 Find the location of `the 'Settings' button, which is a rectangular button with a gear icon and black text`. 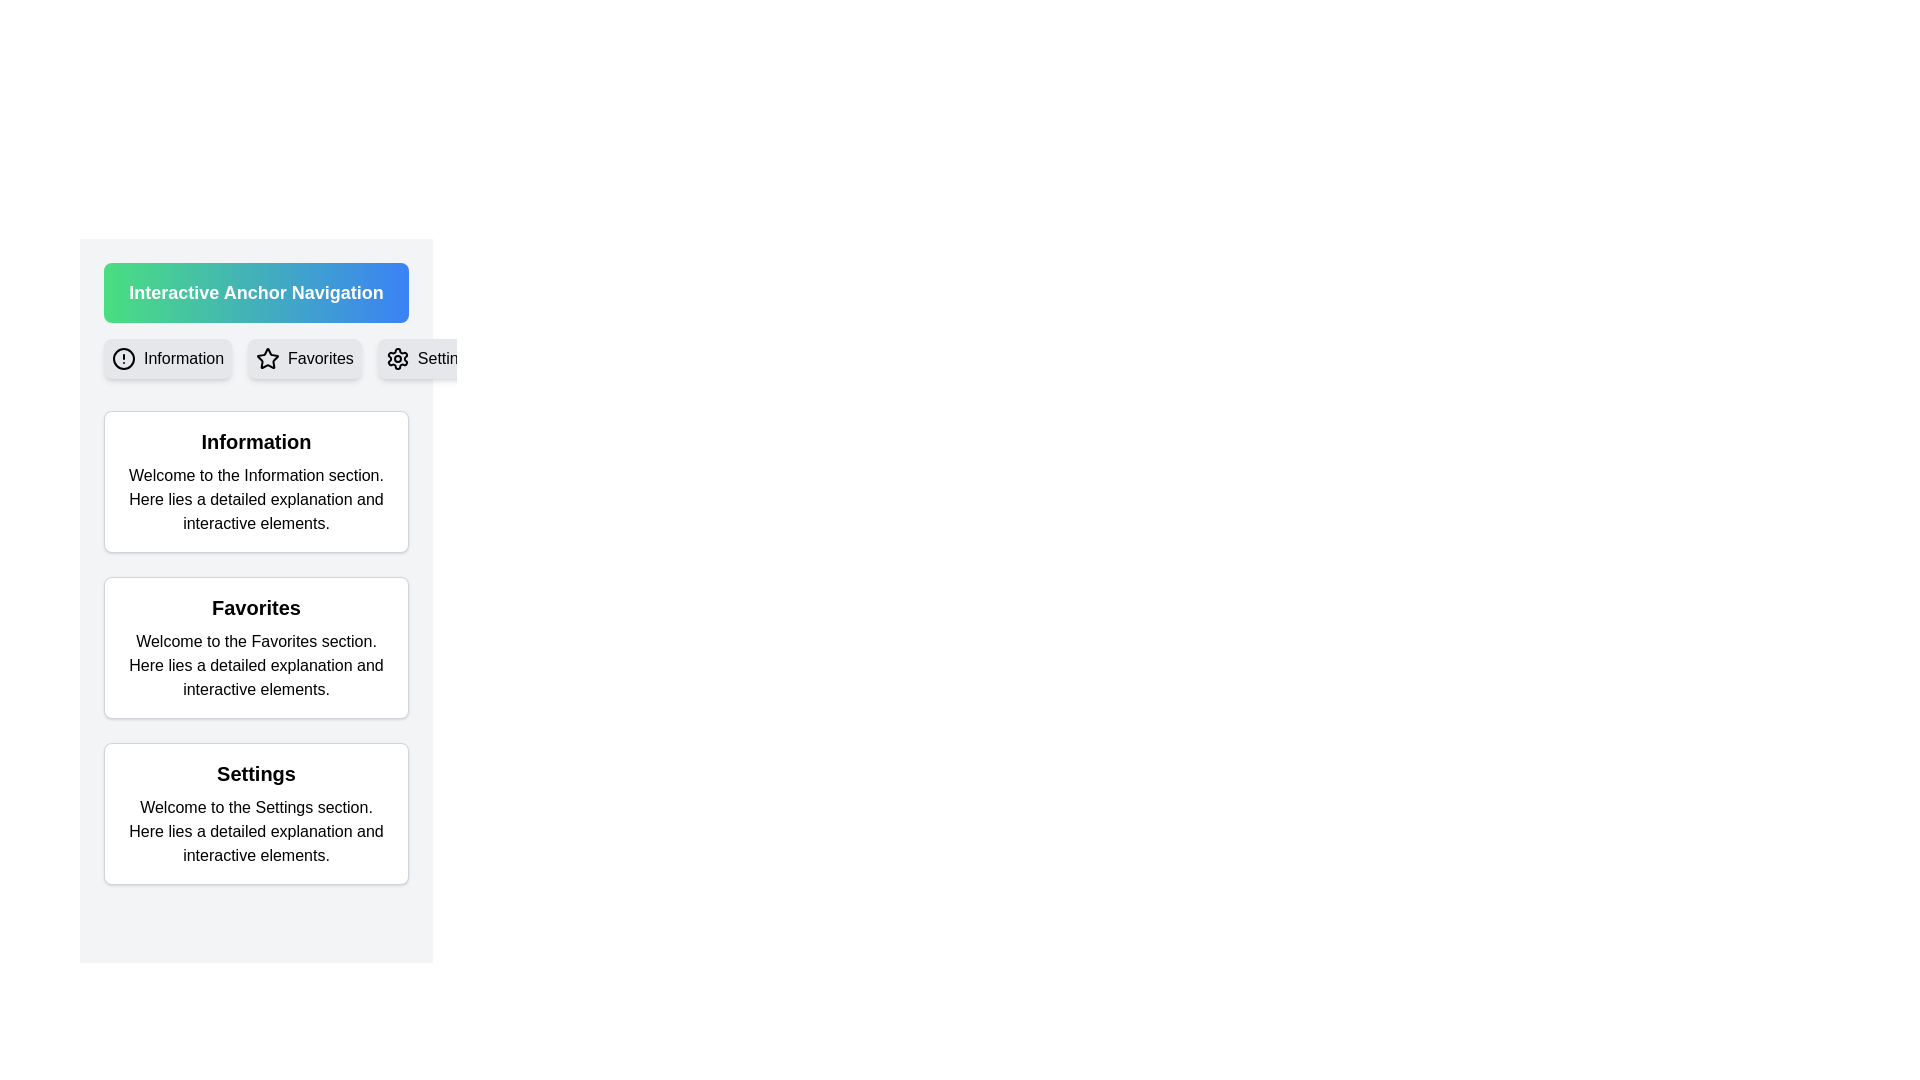

the 'Settings' button, which is a rectangular button with a gear icon and black text is located at coordinates (429, 357).